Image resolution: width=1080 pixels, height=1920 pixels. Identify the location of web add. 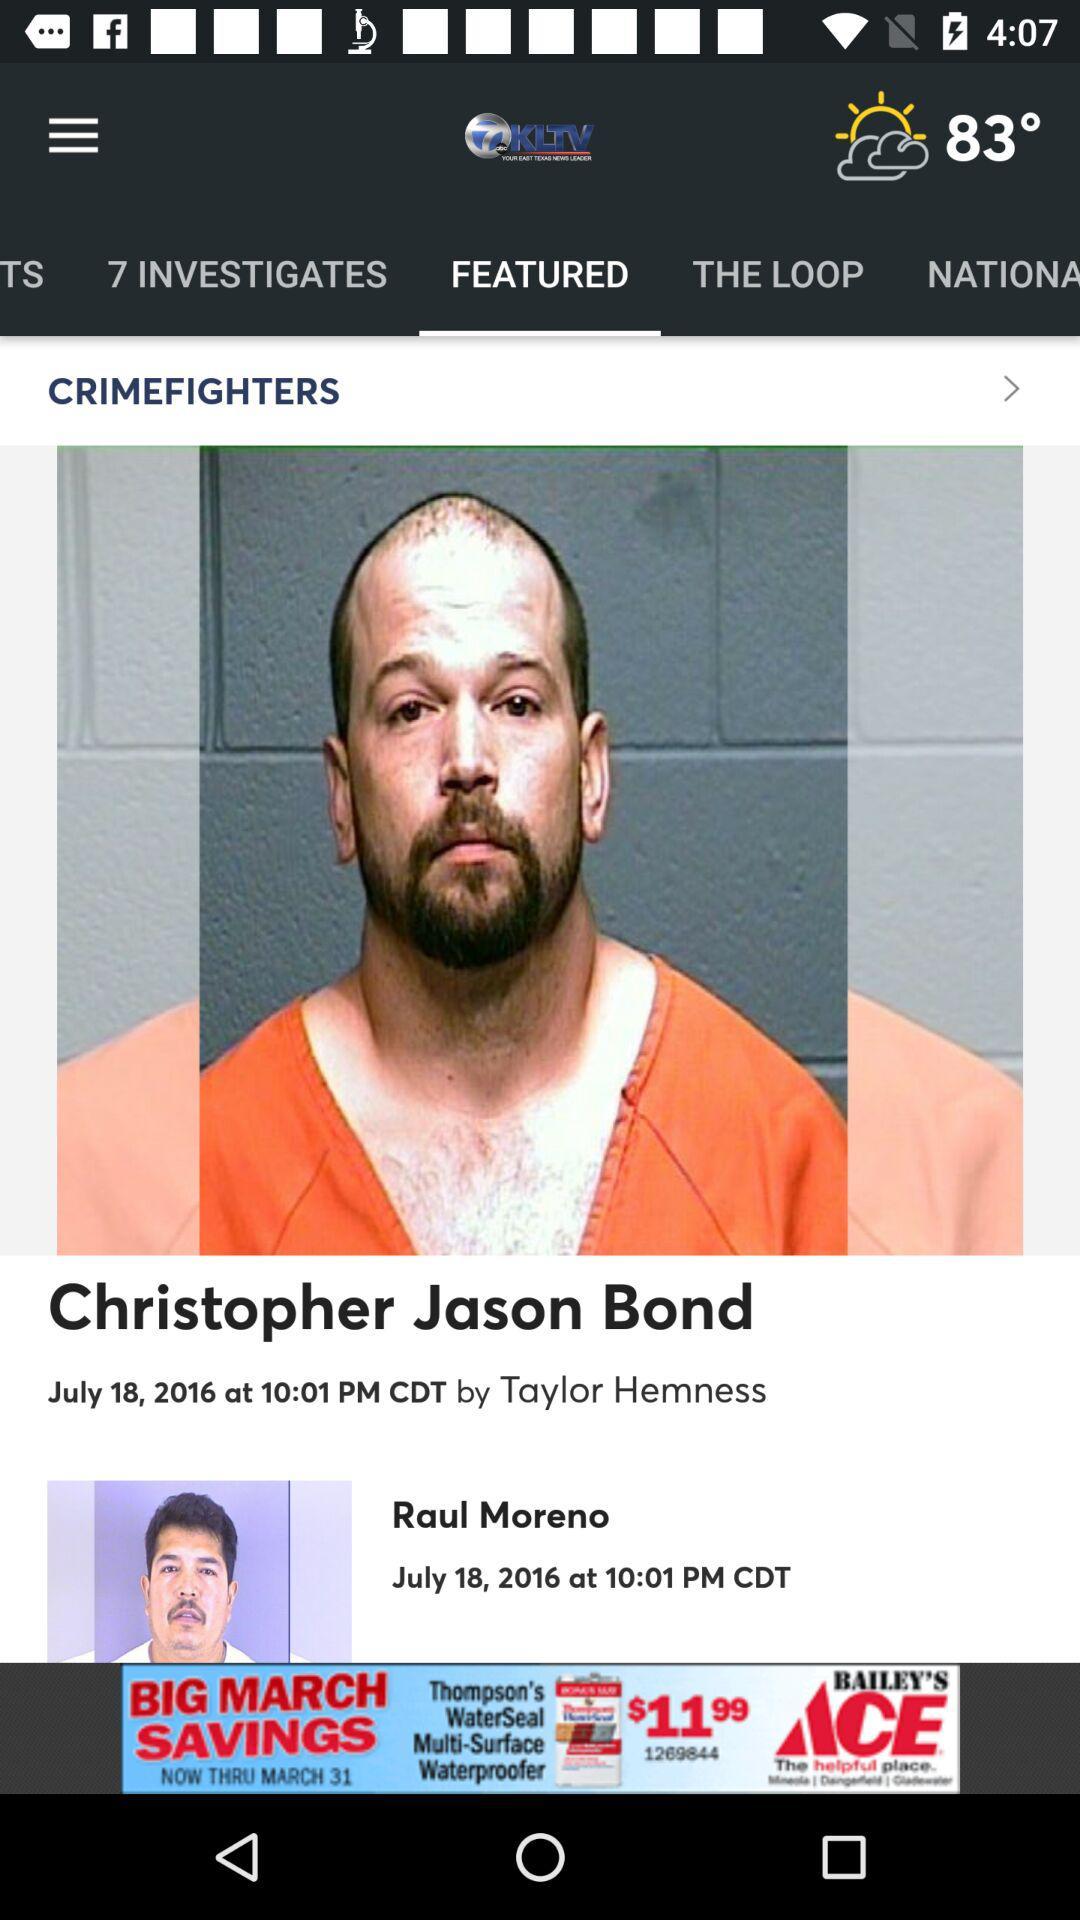
(540, 1727).